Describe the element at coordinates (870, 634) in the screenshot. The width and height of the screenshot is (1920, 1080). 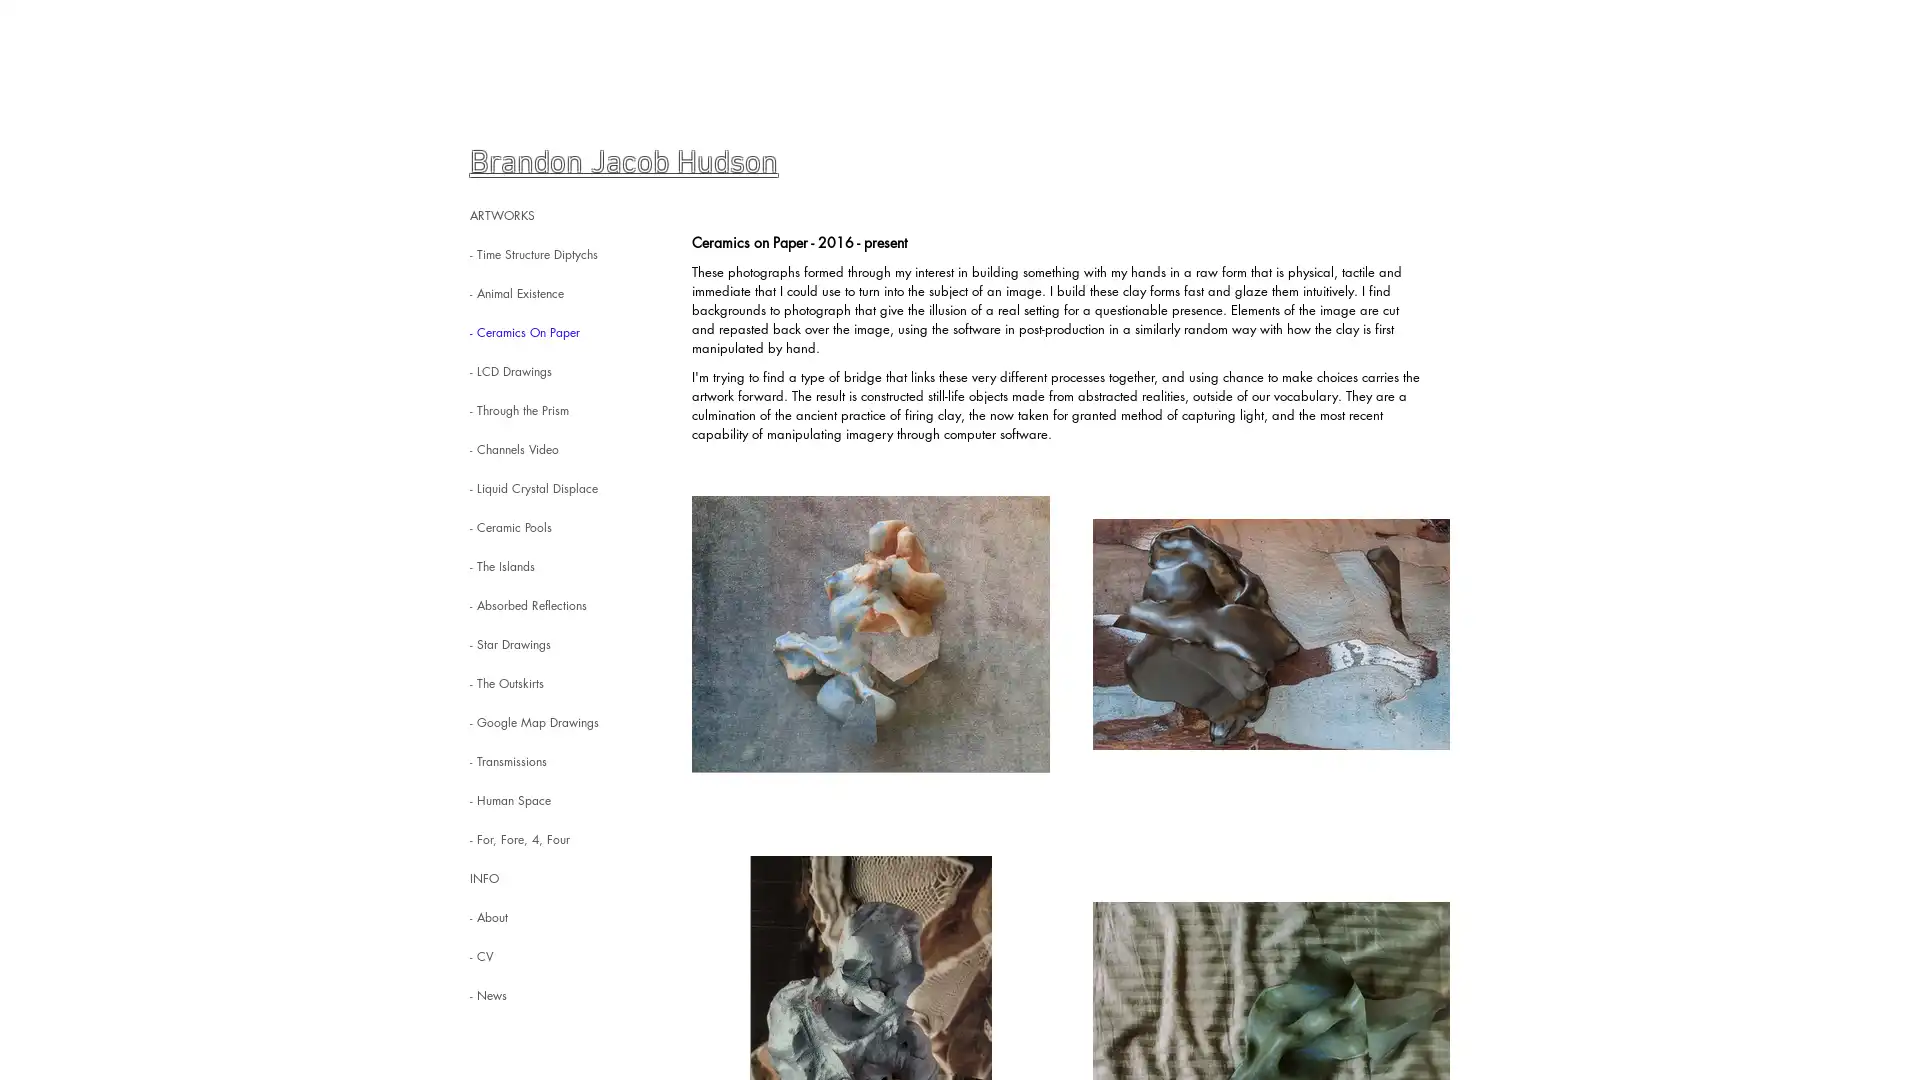
I see `Blue and Orange` at that location.